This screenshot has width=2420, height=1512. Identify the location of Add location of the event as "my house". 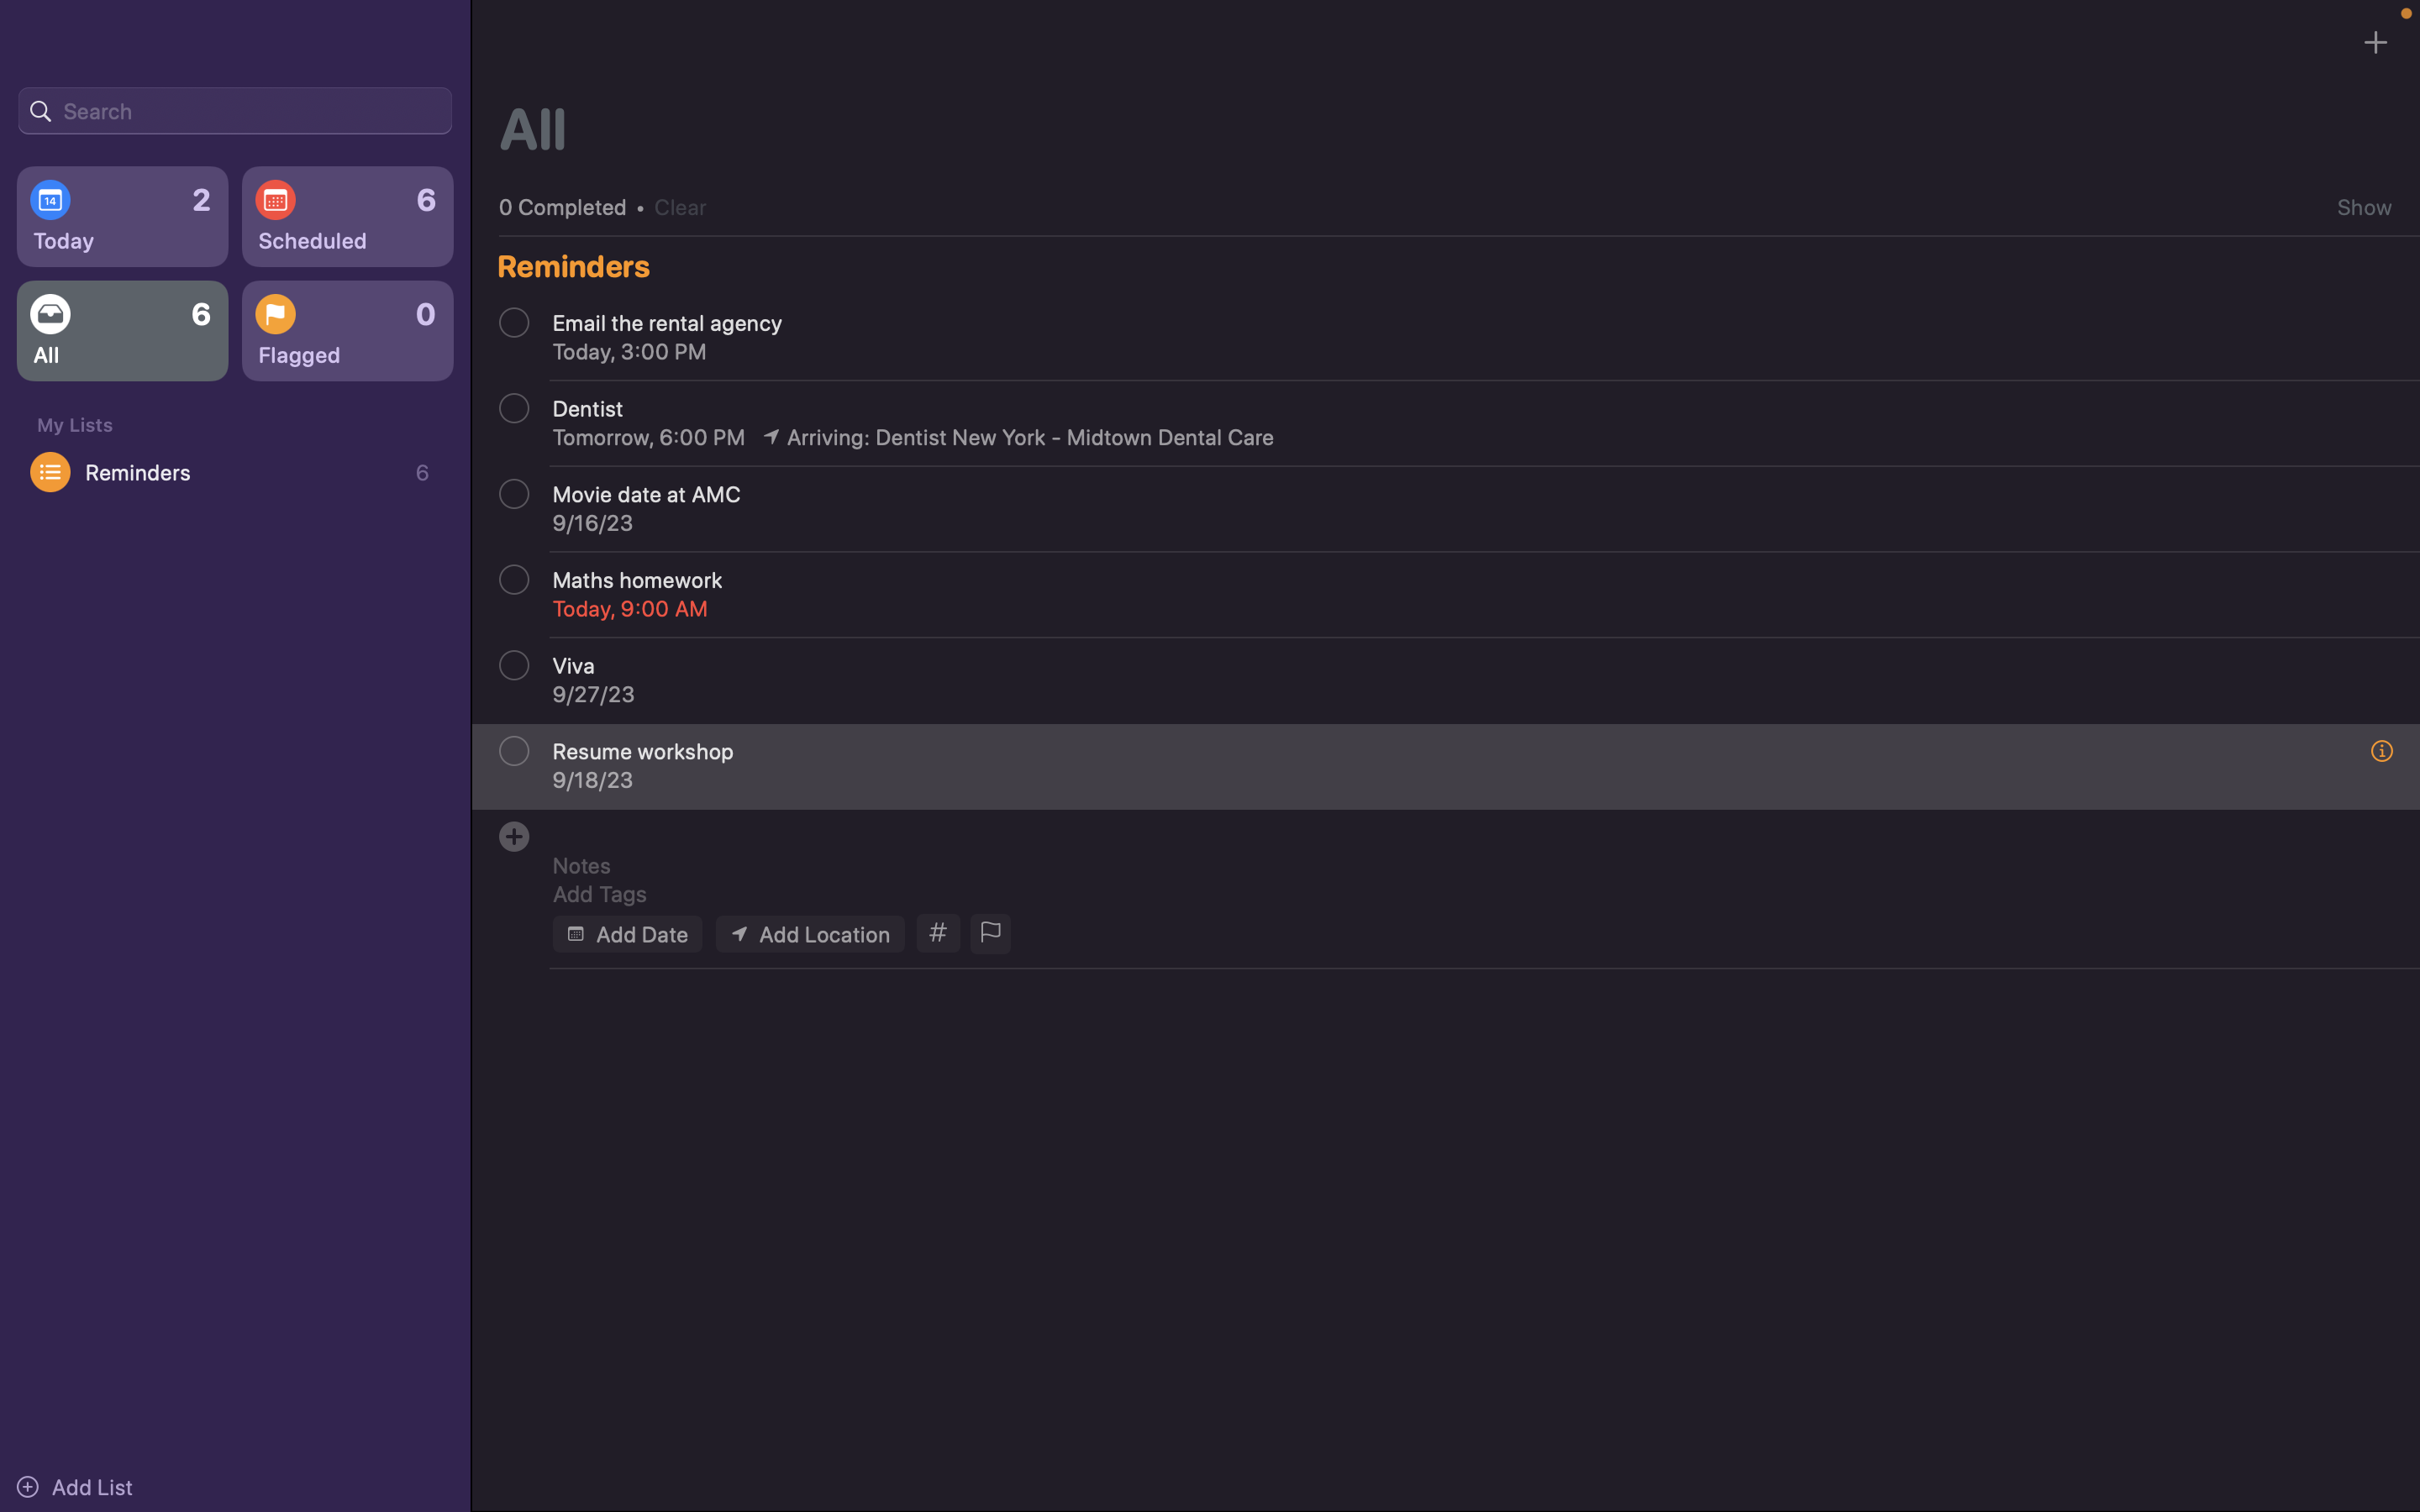
(808, 932).